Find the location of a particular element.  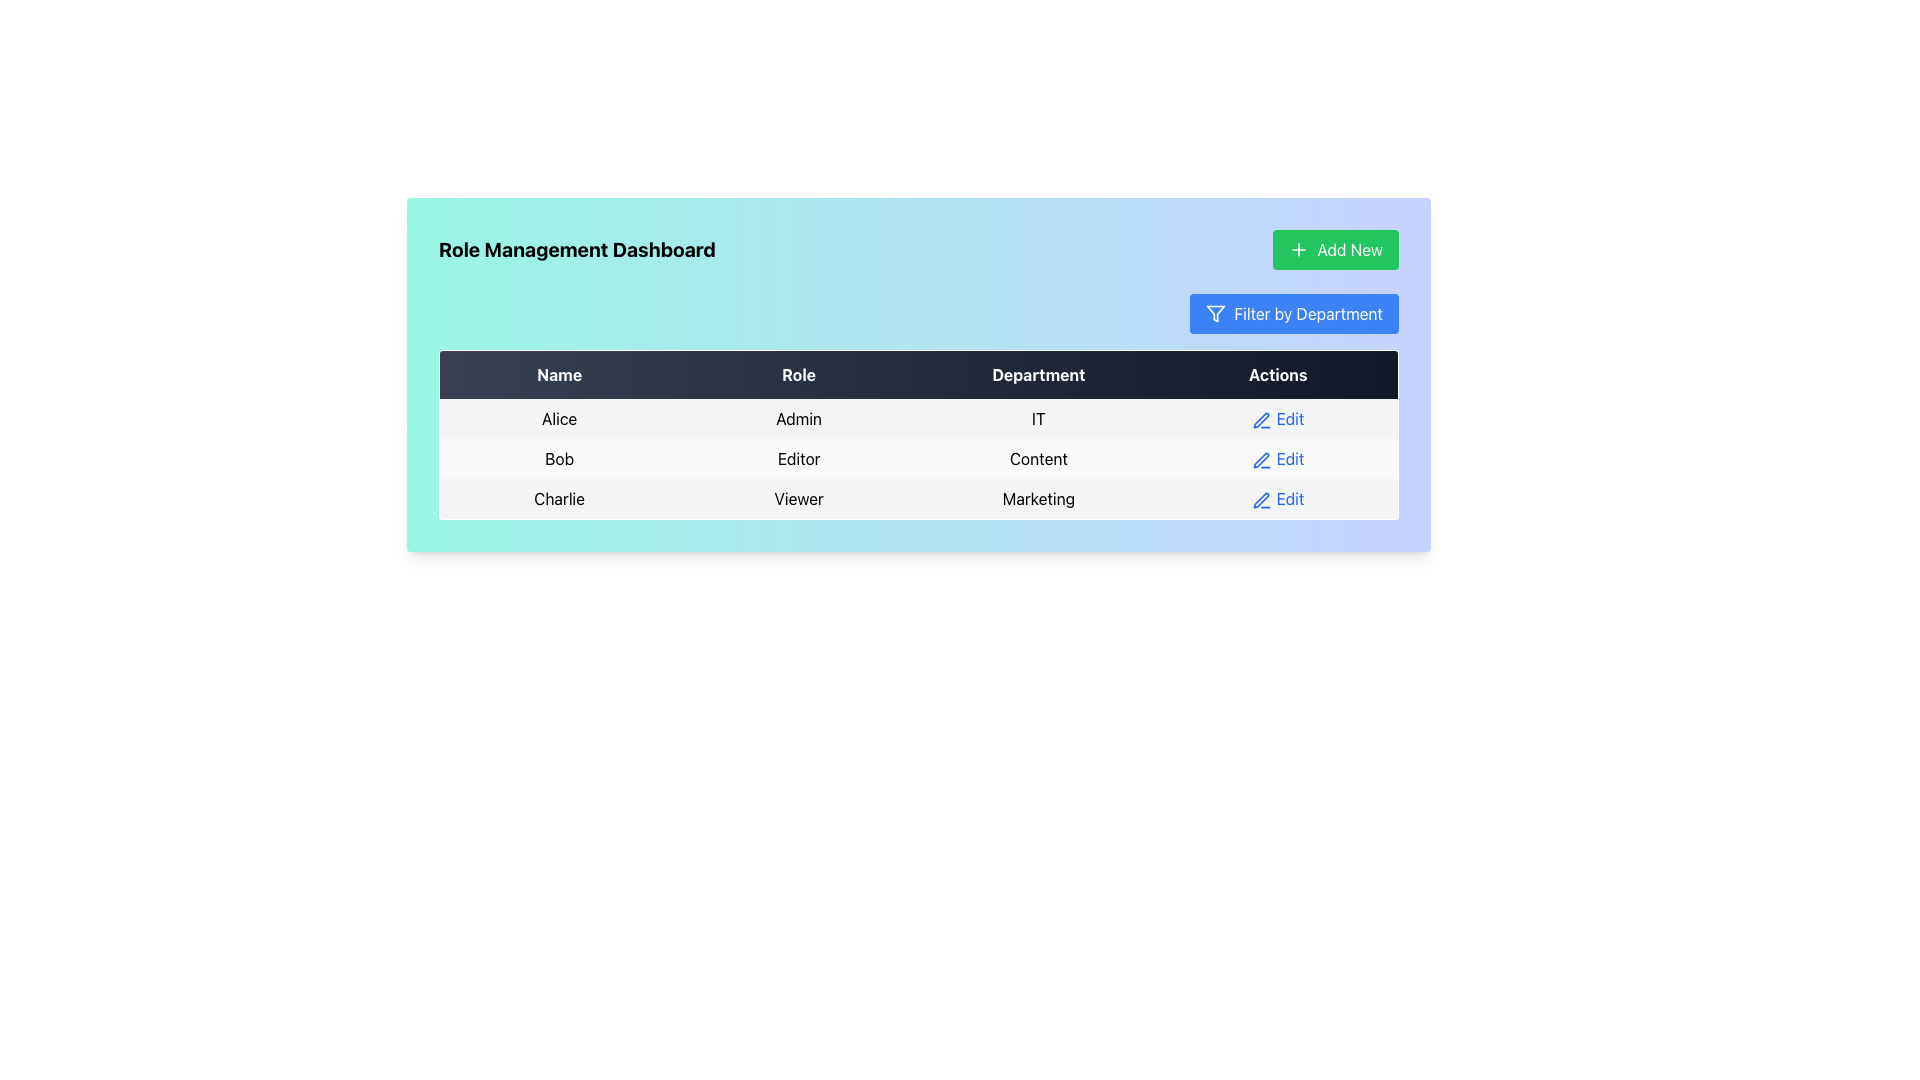

the 'Edit' icon in the 'Actions' column of the 'Role Management Dashboard' table for the 'Charlie' entry is located at coordinates (1261, 499).